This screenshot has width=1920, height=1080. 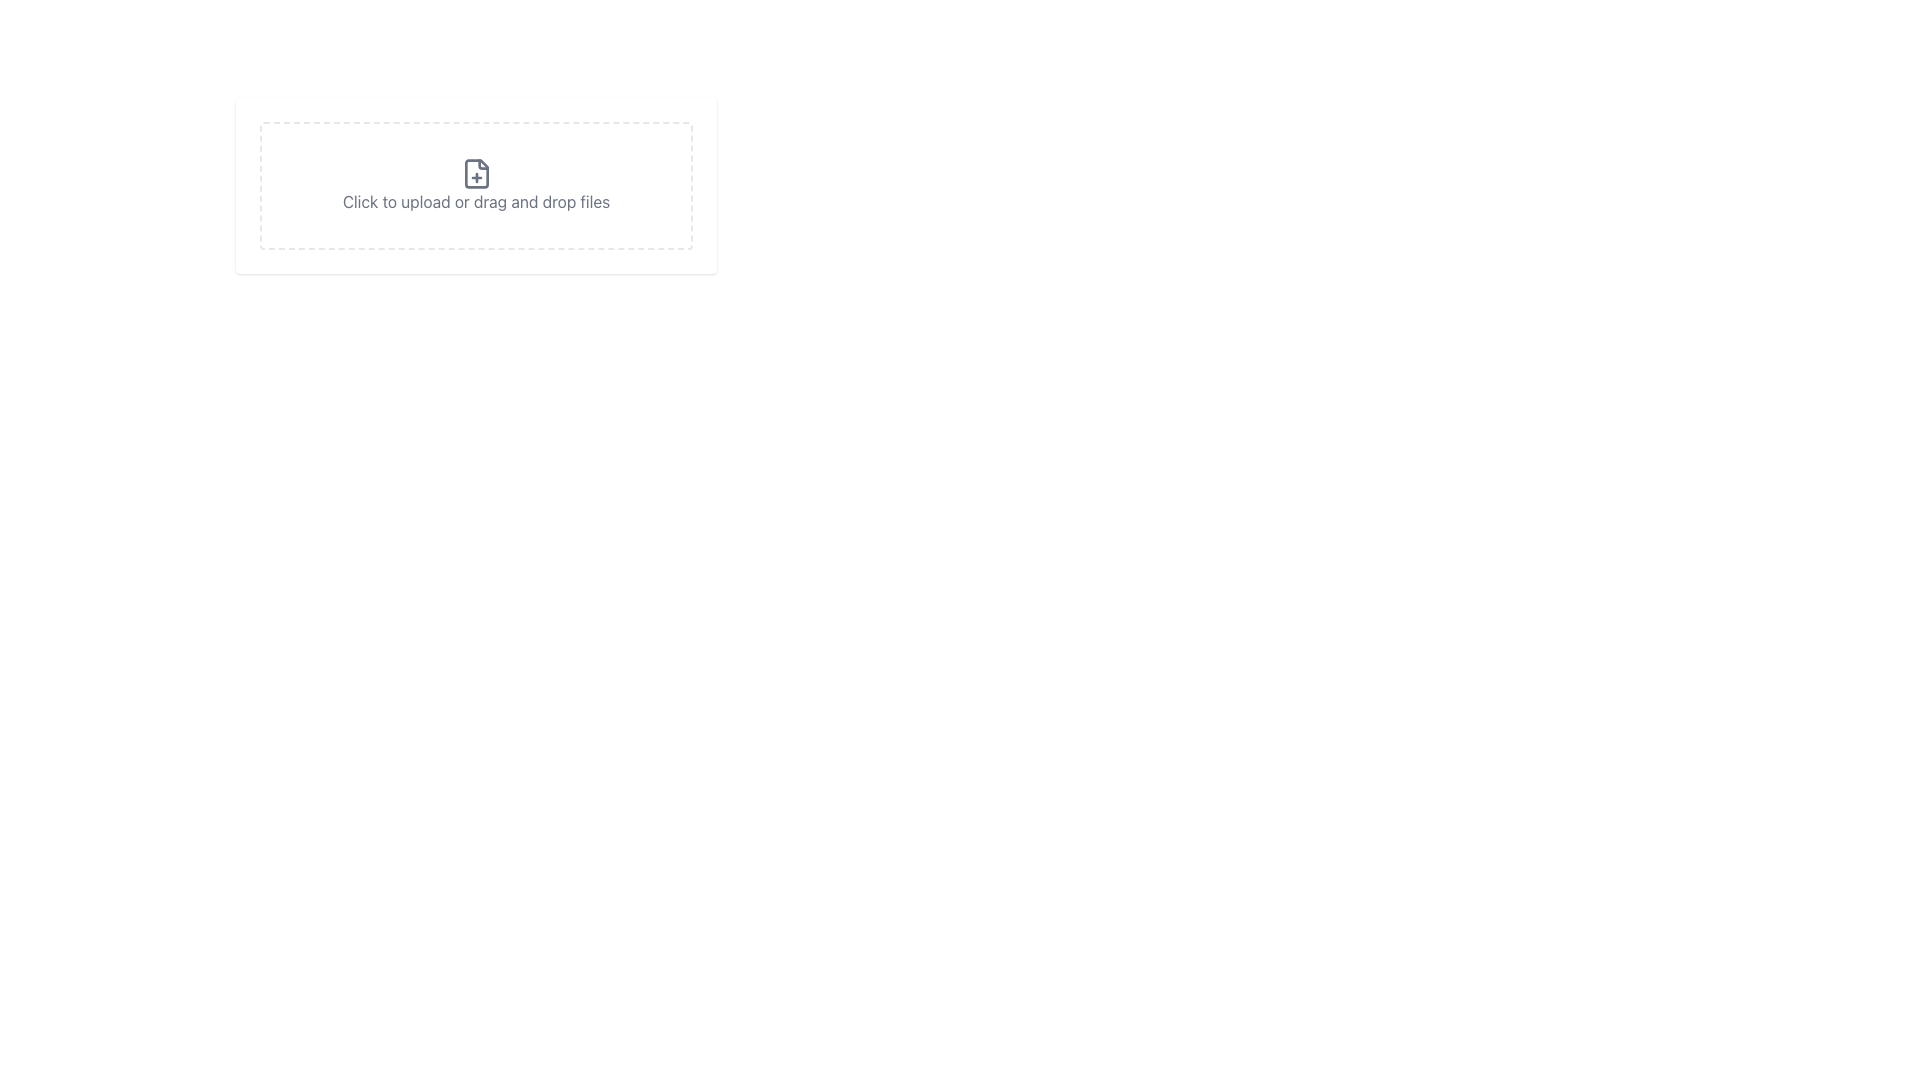 What do you see at coordinates (475, 231) in the screenshot?
I see `the Dropzone area` at bounding box center [475, 231].